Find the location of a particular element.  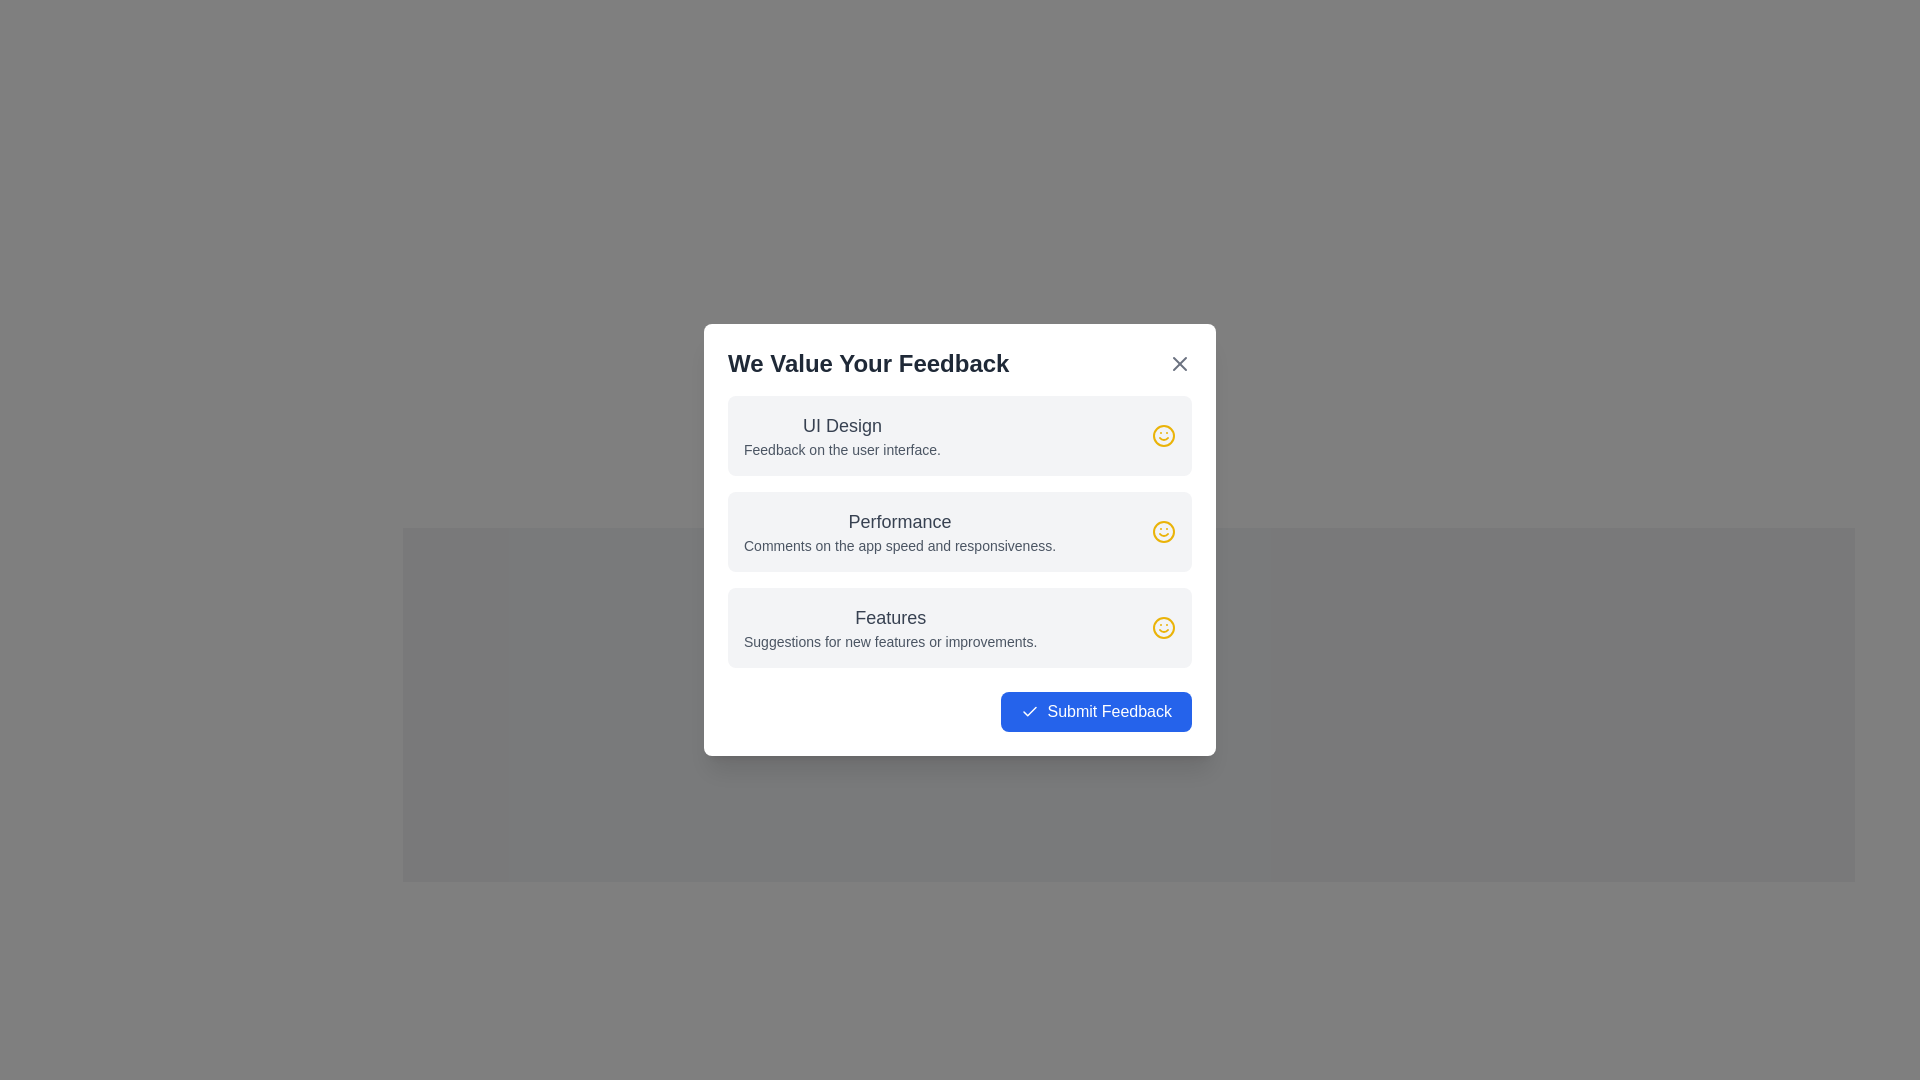

the feedback submission button located at the bottom of the 'We Value Your Feedback' modal dialog to observe the hover animation is located at coordinates (960, 711).